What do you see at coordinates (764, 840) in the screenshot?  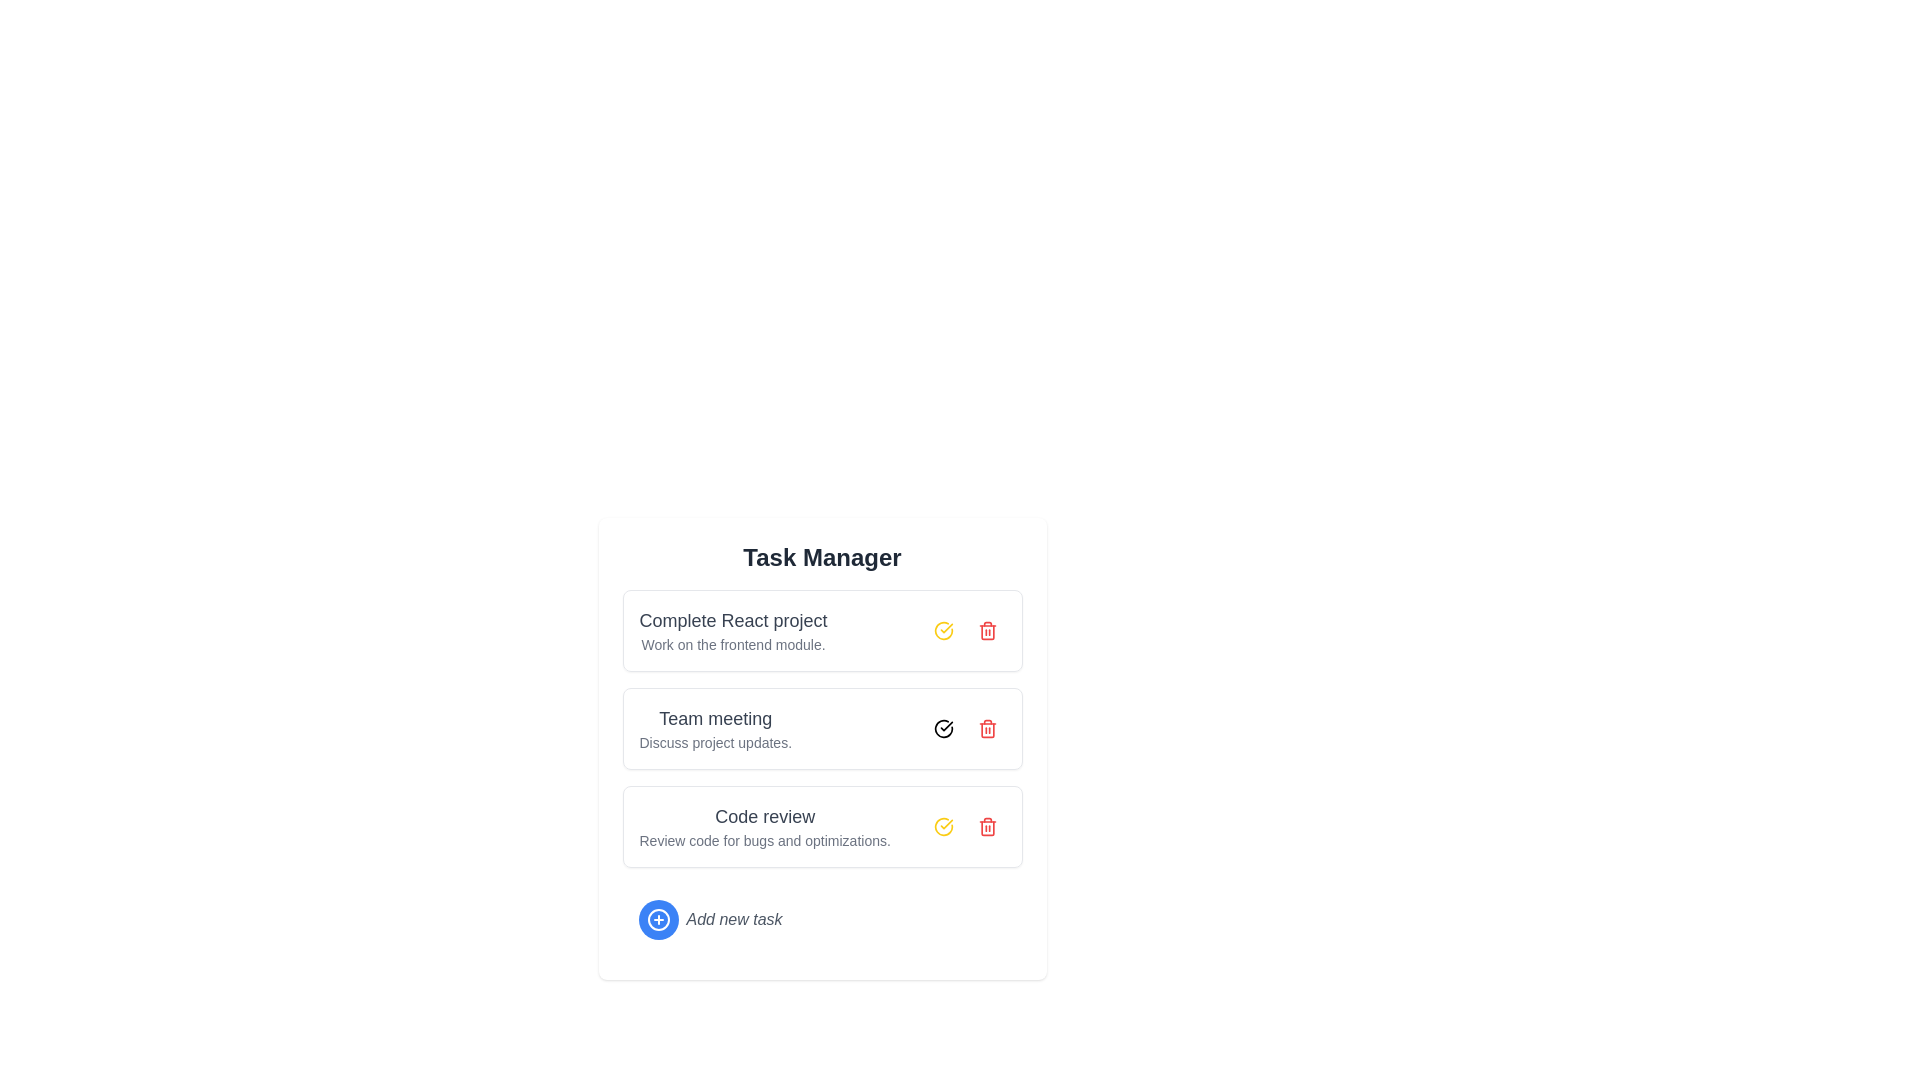 I see `the text label that says 'Review code for bugs and optimizations.' located below the heading 'Code review' in the 'Task Manager' application` at bounding box center [764, 840].